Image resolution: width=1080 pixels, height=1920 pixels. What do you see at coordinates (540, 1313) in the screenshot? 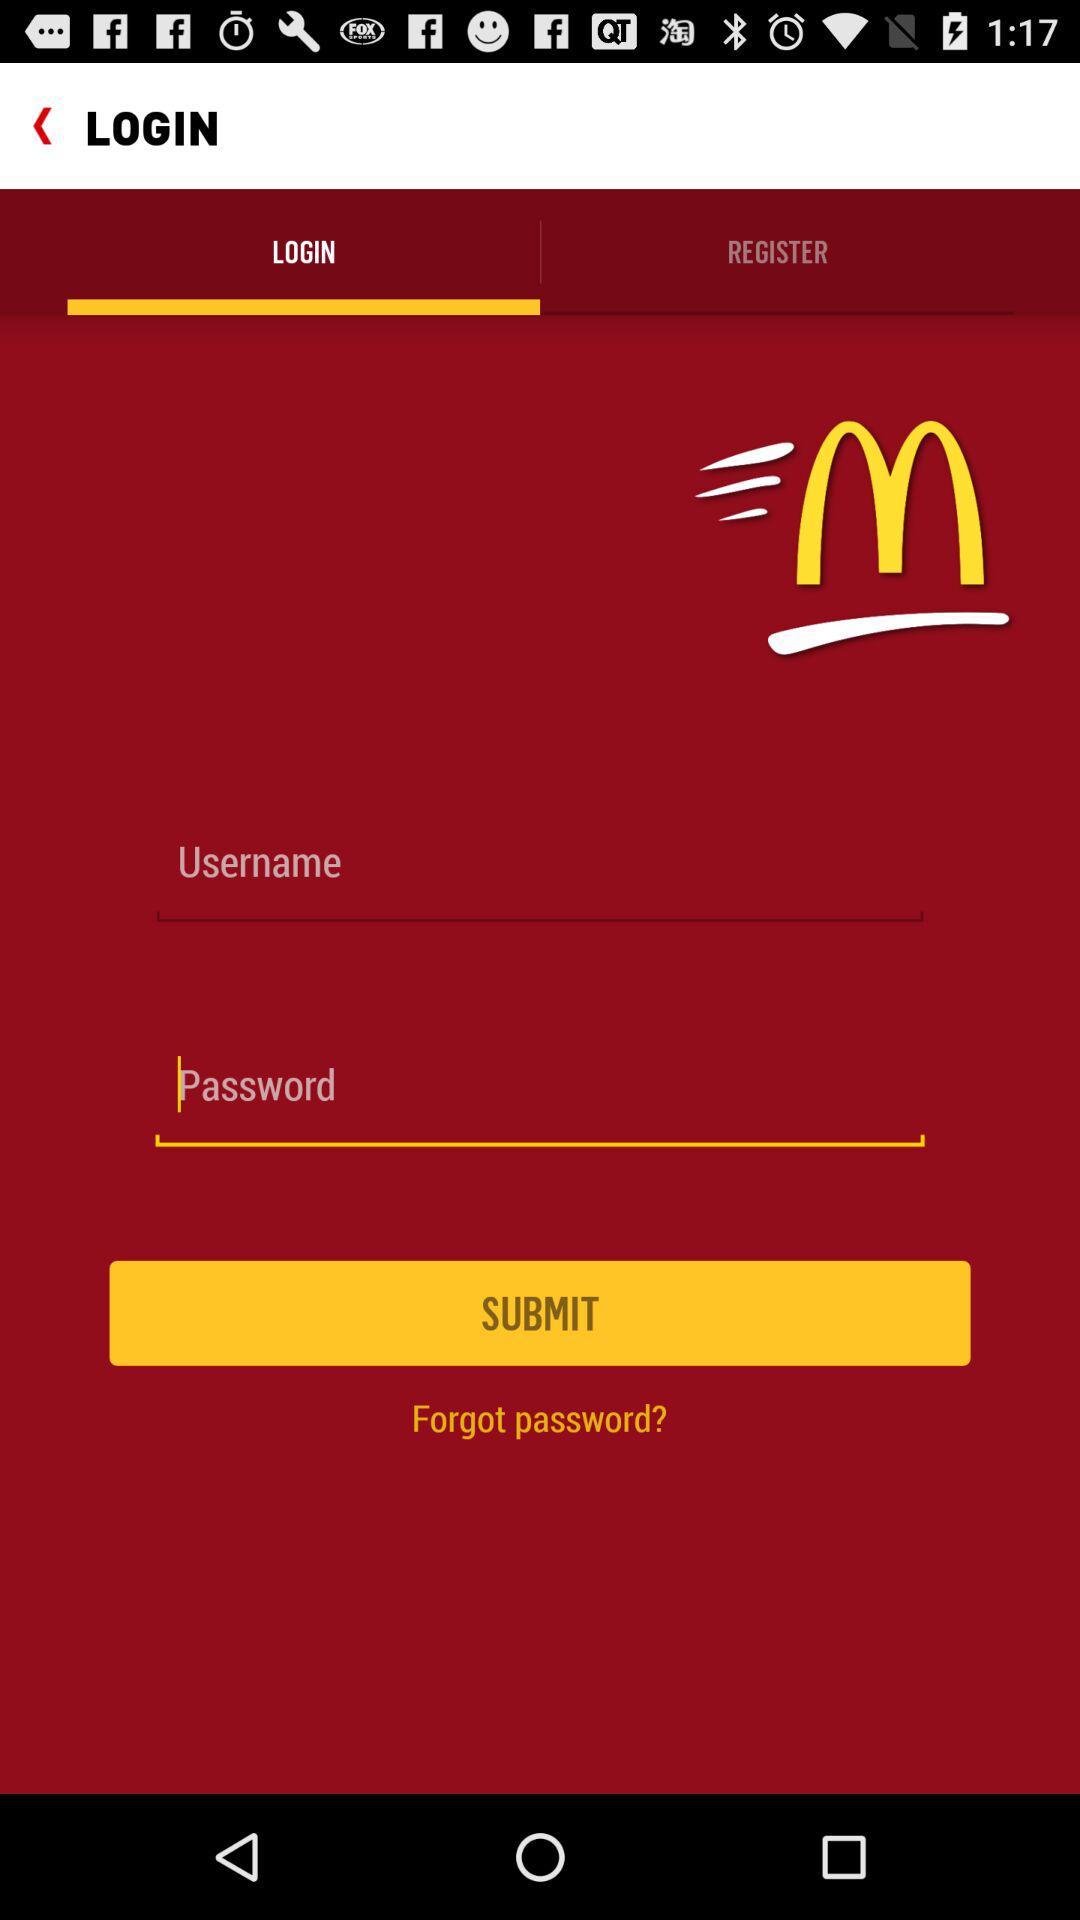
I see `item above forgot password?` at bounding box center [540, 1313].